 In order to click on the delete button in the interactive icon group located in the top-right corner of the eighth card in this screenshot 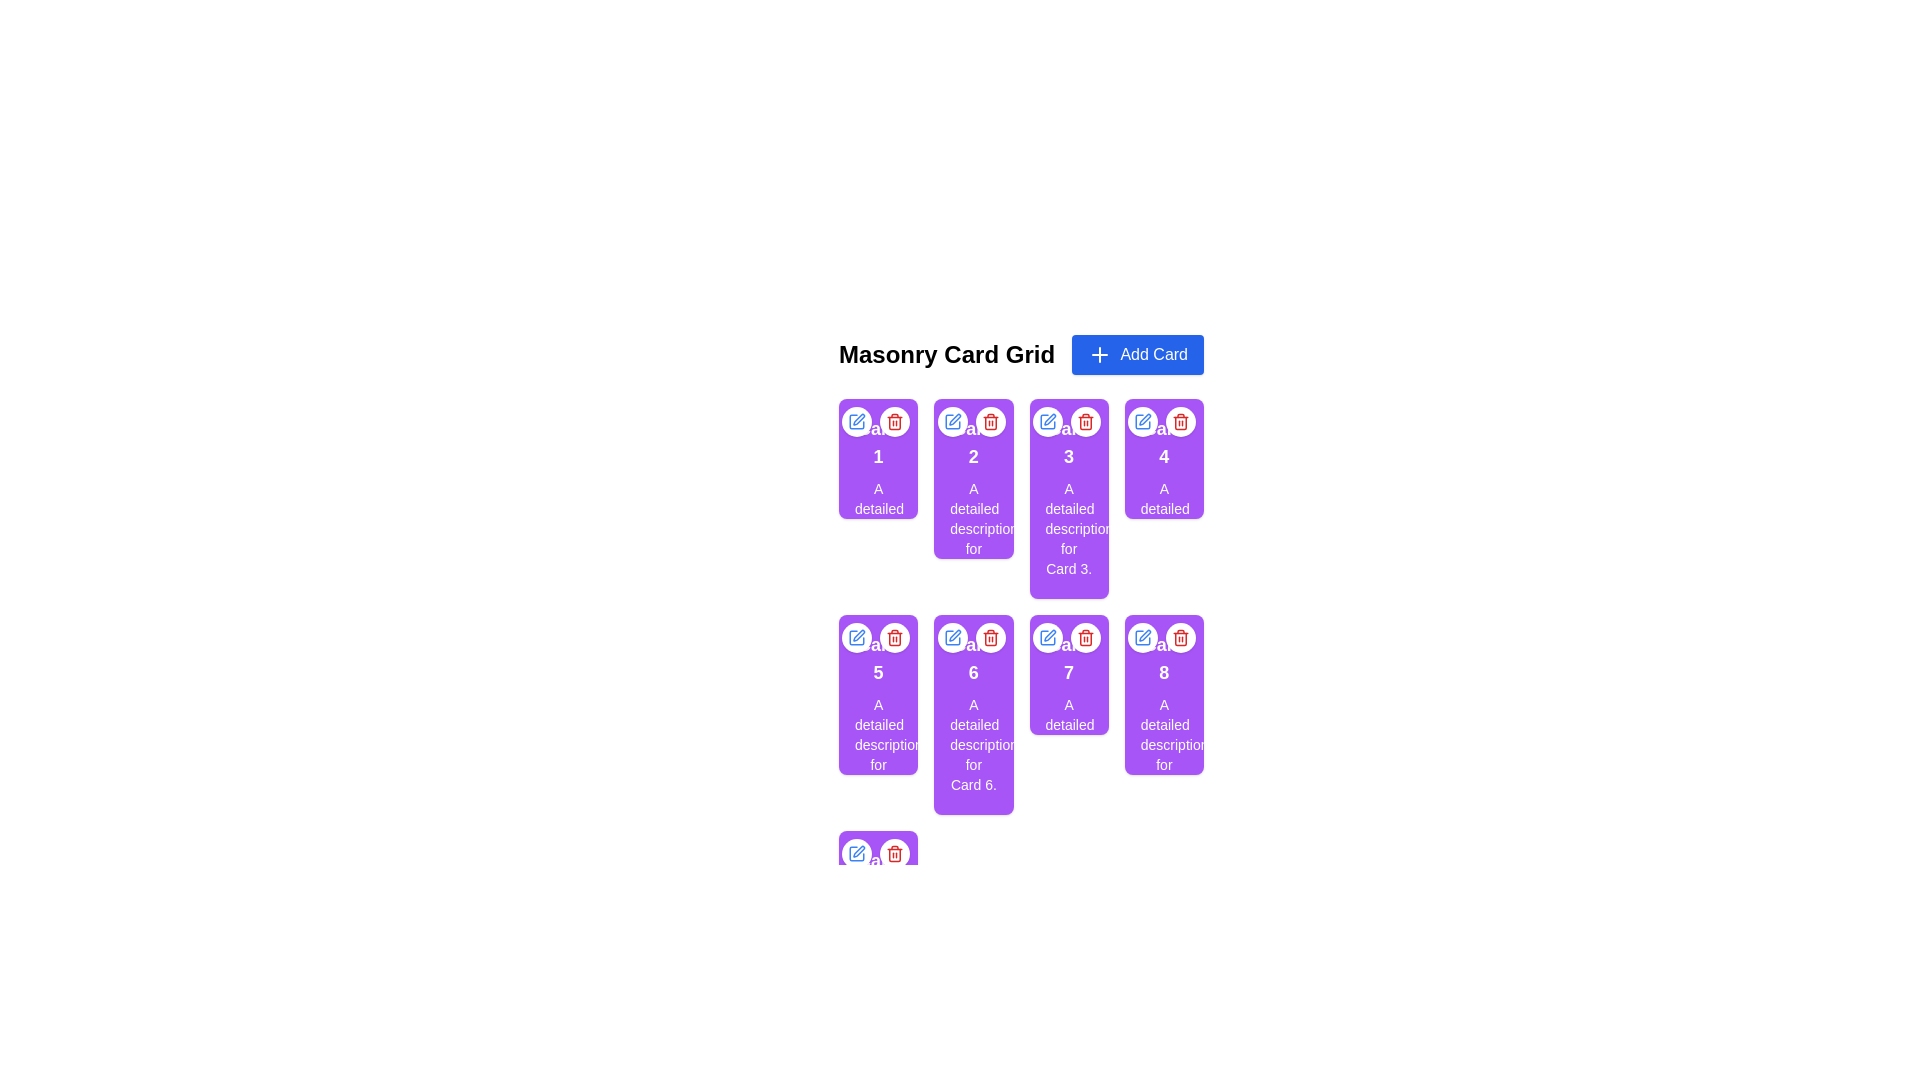, I will do `click(1161, 637)`.